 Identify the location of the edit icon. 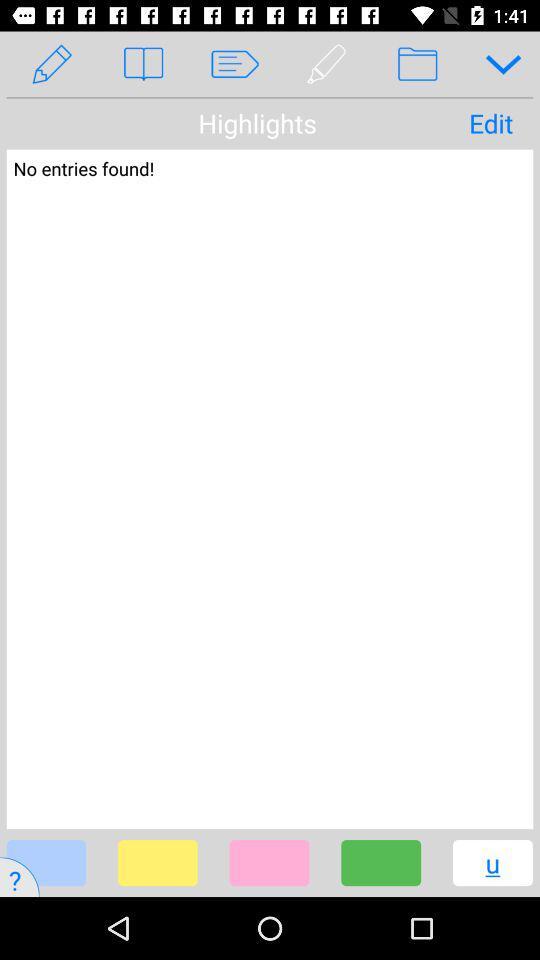
(52, 64).